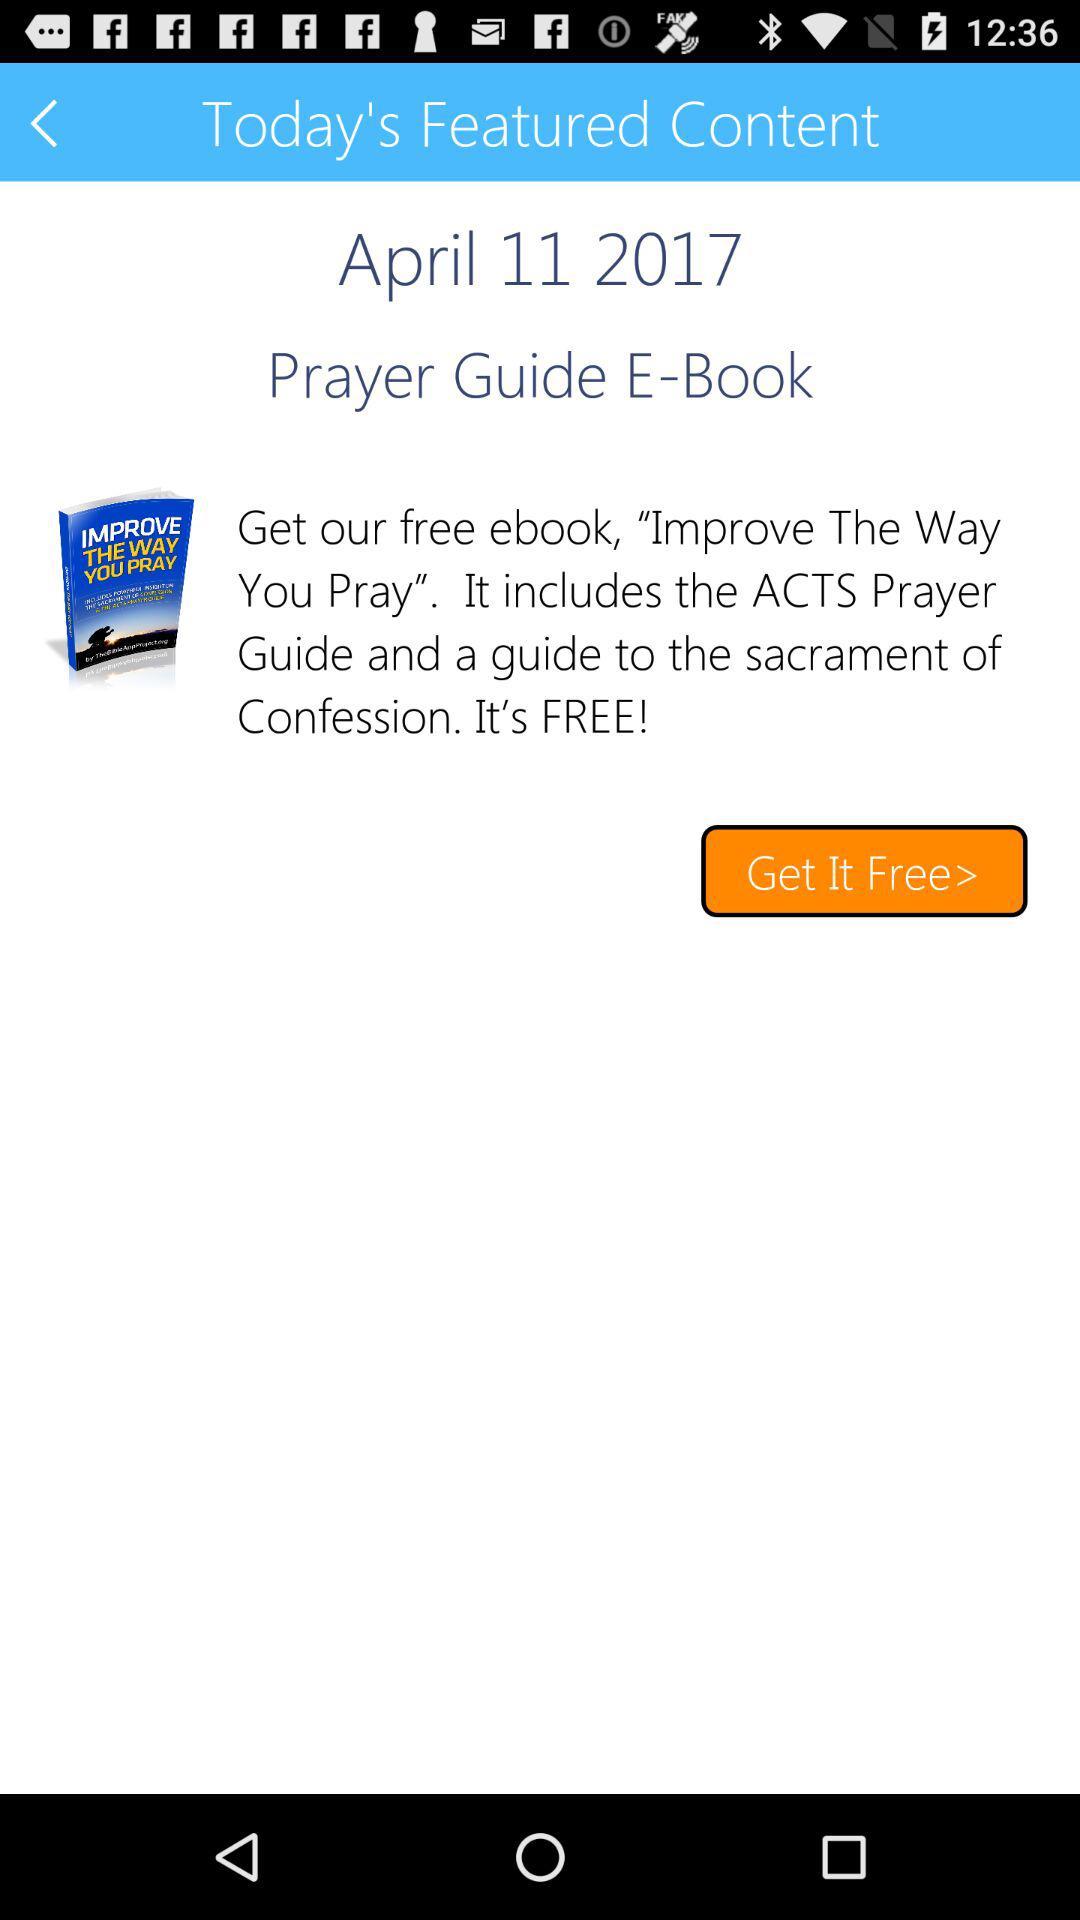 The height and width of the screenshot is (1920, 1080). What do you see at coordinates (45, 129) in the screenshot?
I see `the arrow_backward icon` at bounding box center [45, 129].